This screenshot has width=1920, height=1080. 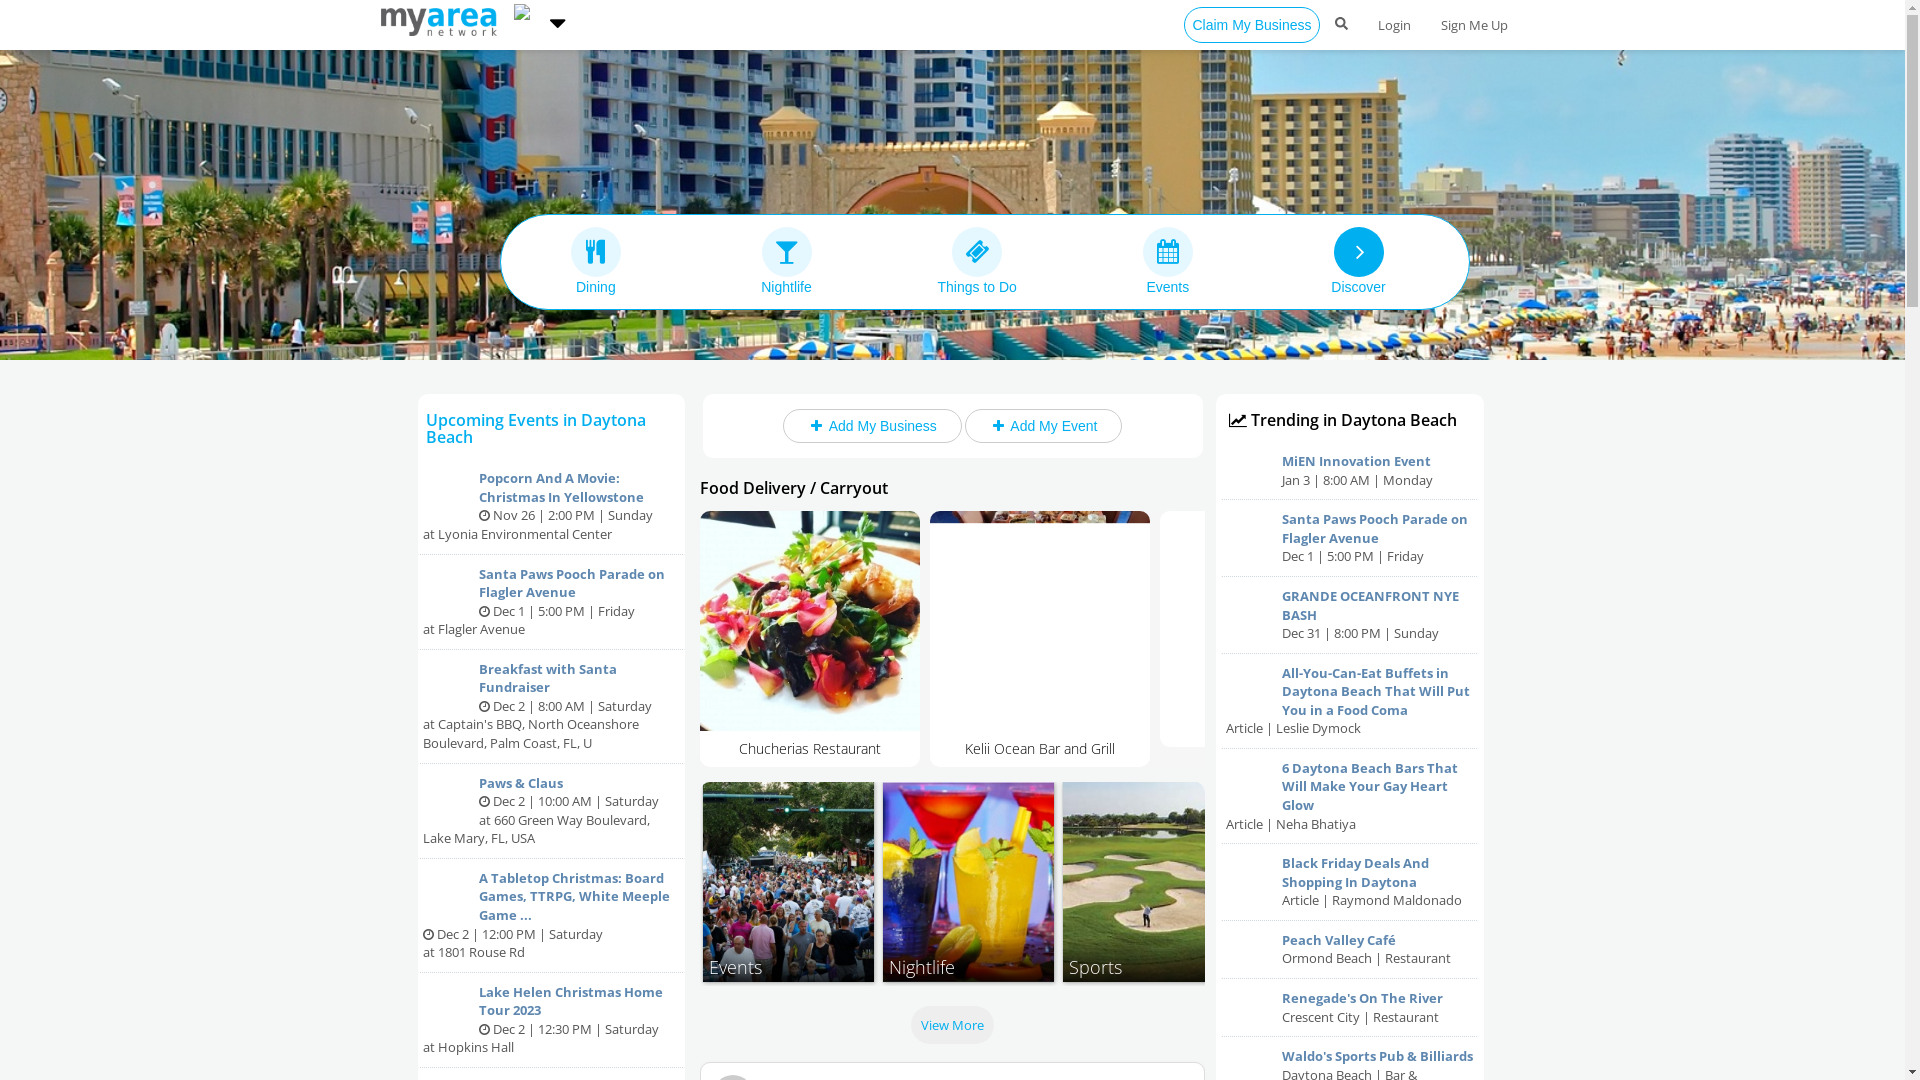 I want to click on '    Add My Event   ', so click(x=1041, y=424).